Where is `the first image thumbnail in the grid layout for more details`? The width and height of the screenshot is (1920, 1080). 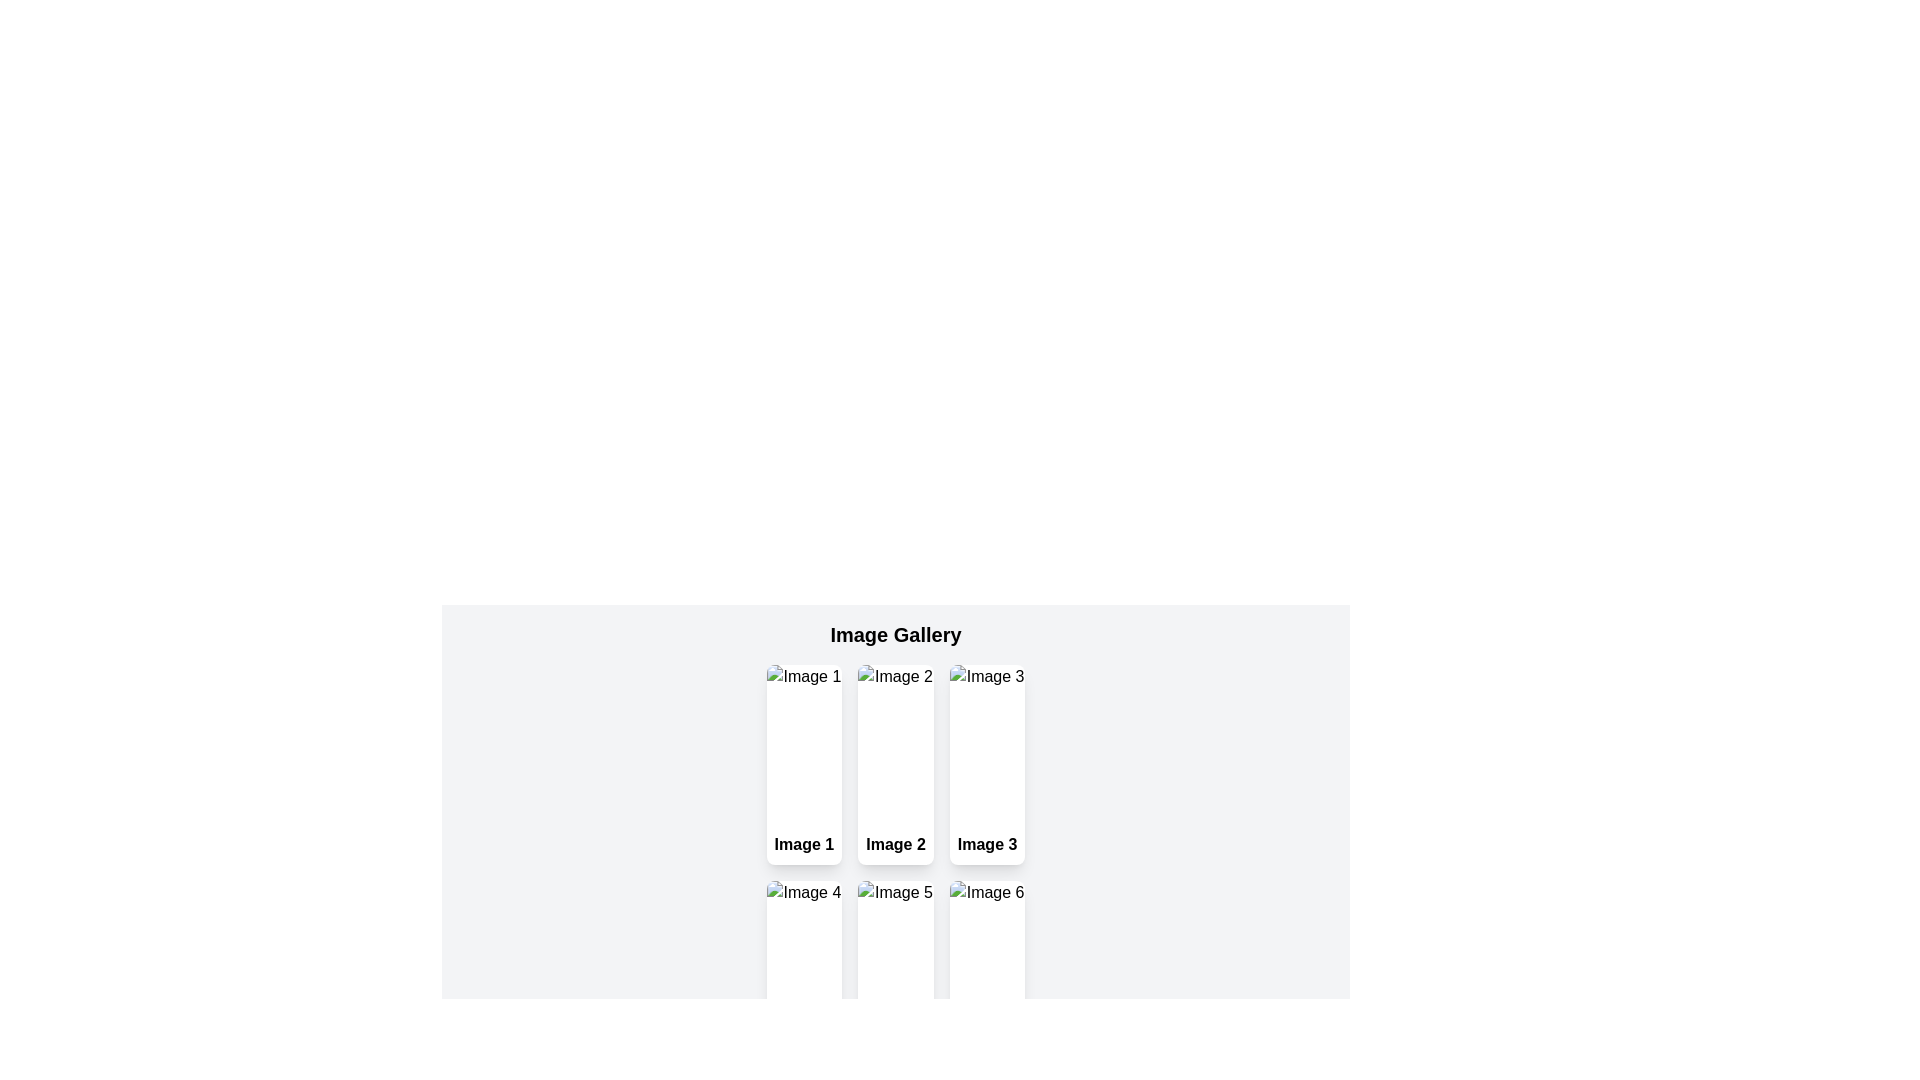 the first image thumbnail in the grid layout for more details is located at coordinates (804, 744).